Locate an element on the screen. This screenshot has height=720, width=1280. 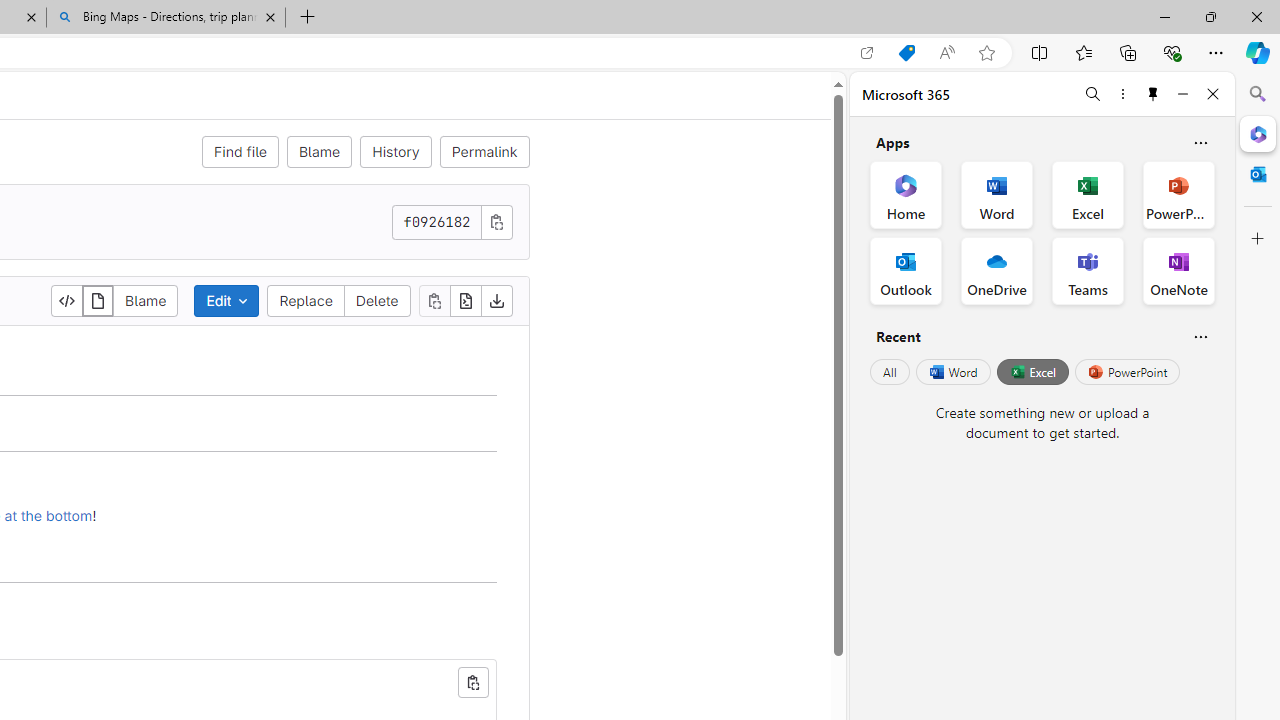
'Home Office App' is located at coordinates (905, 195).